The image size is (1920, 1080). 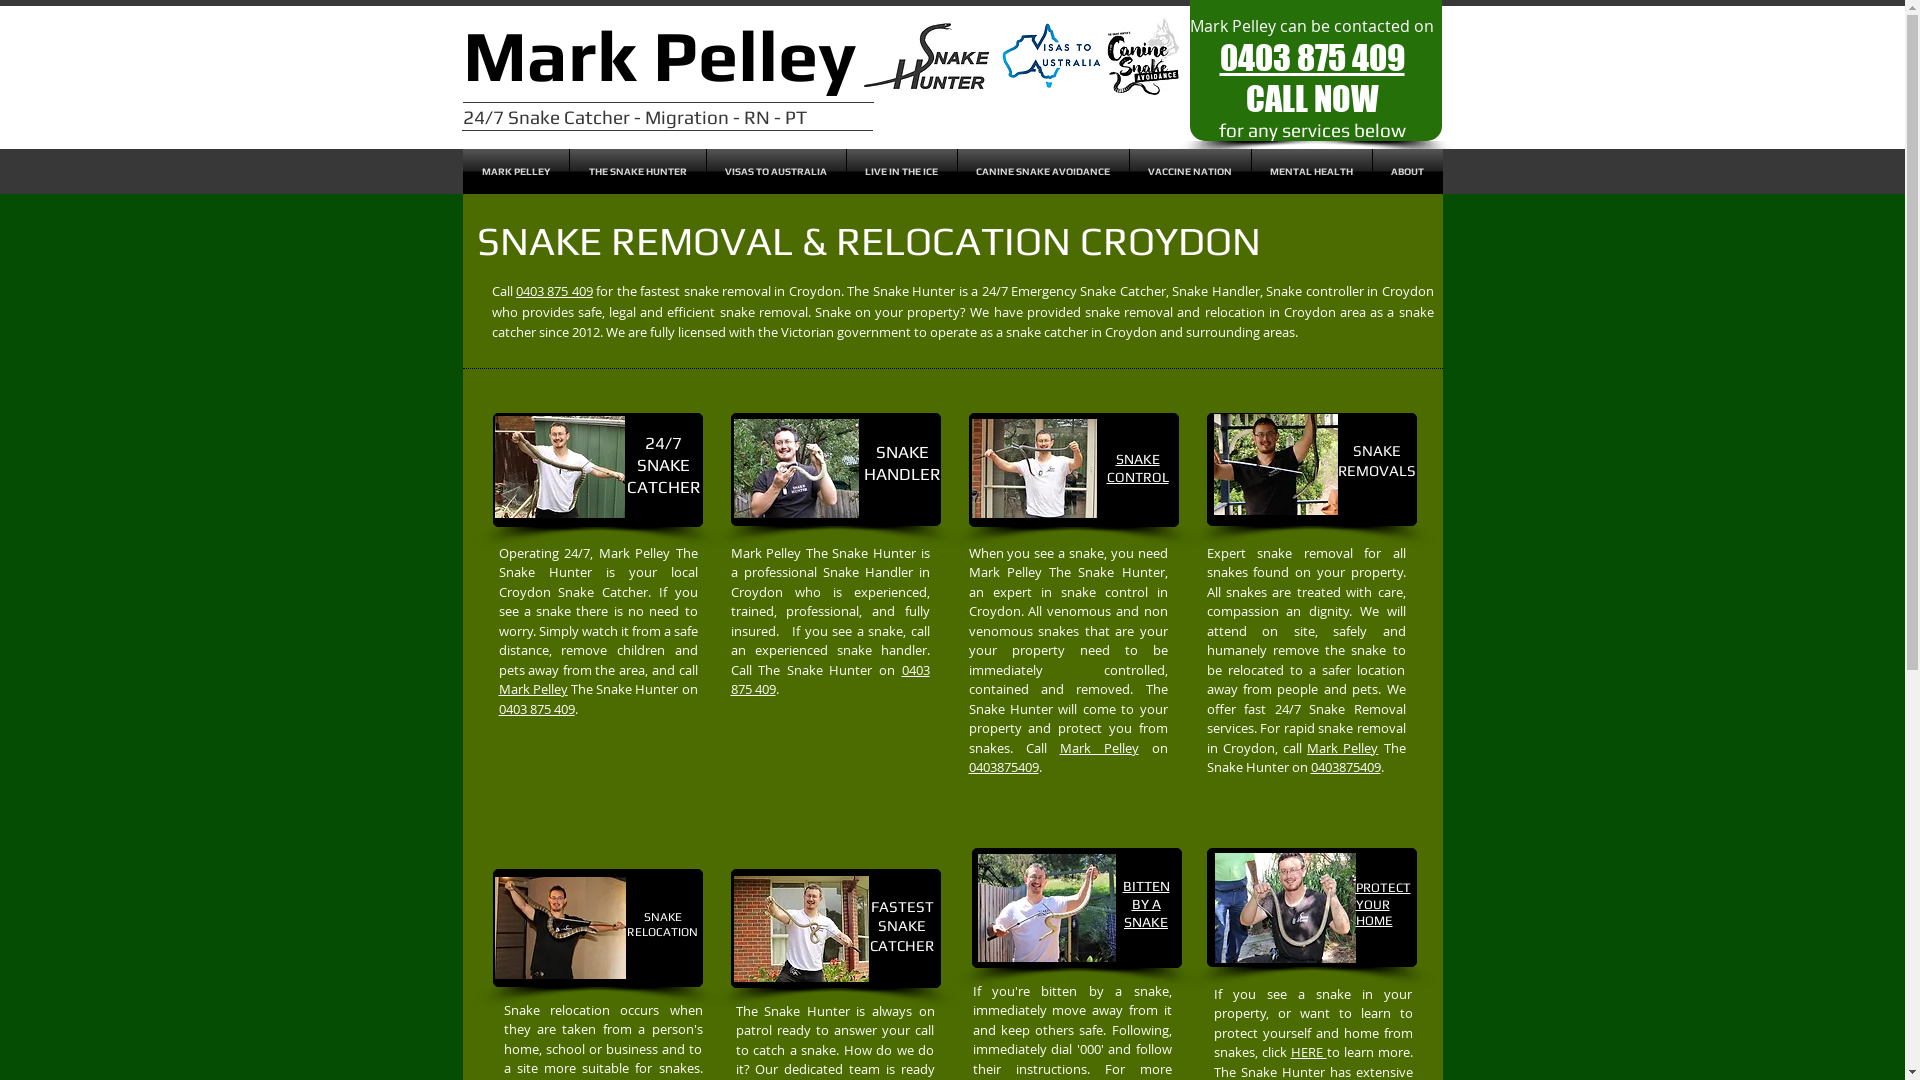 I want to click on 'CANINE SNAKE AVOIDANCE', so click(x=957, y=170).